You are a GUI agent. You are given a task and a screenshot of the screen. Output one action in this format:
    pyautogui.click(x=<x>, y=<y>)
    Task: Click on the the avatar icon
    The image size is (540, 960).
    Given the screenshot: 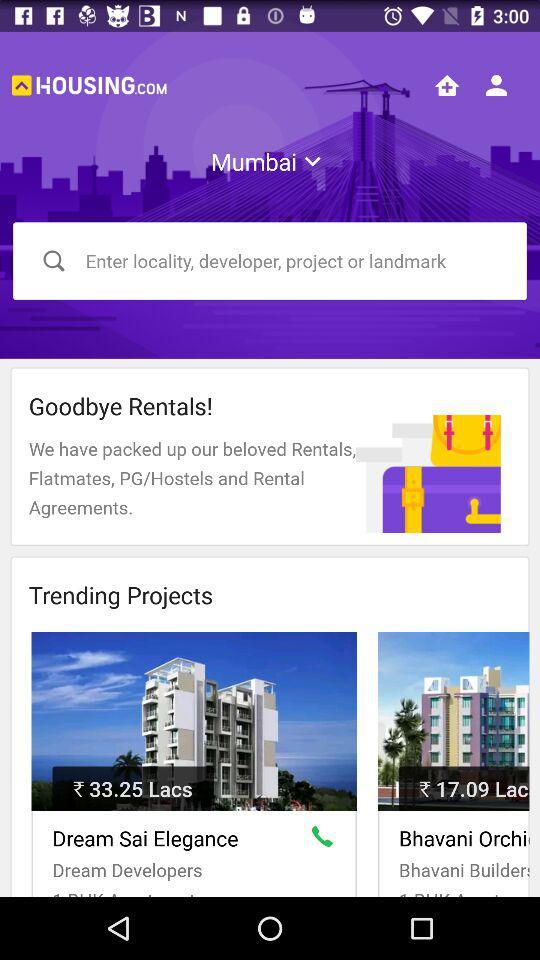 What is the action you would take?
    pyautogui.click(x=495, y=85)
    